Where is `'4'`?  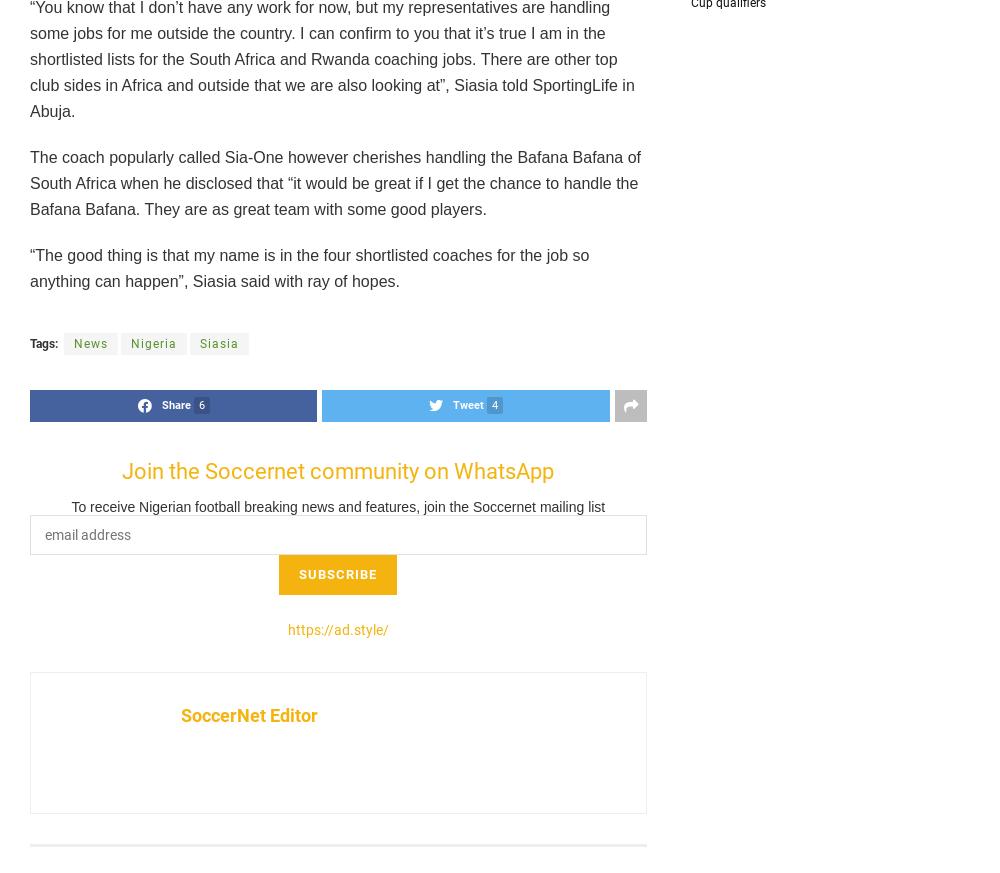
'4' is located at coordinates (493, 404).